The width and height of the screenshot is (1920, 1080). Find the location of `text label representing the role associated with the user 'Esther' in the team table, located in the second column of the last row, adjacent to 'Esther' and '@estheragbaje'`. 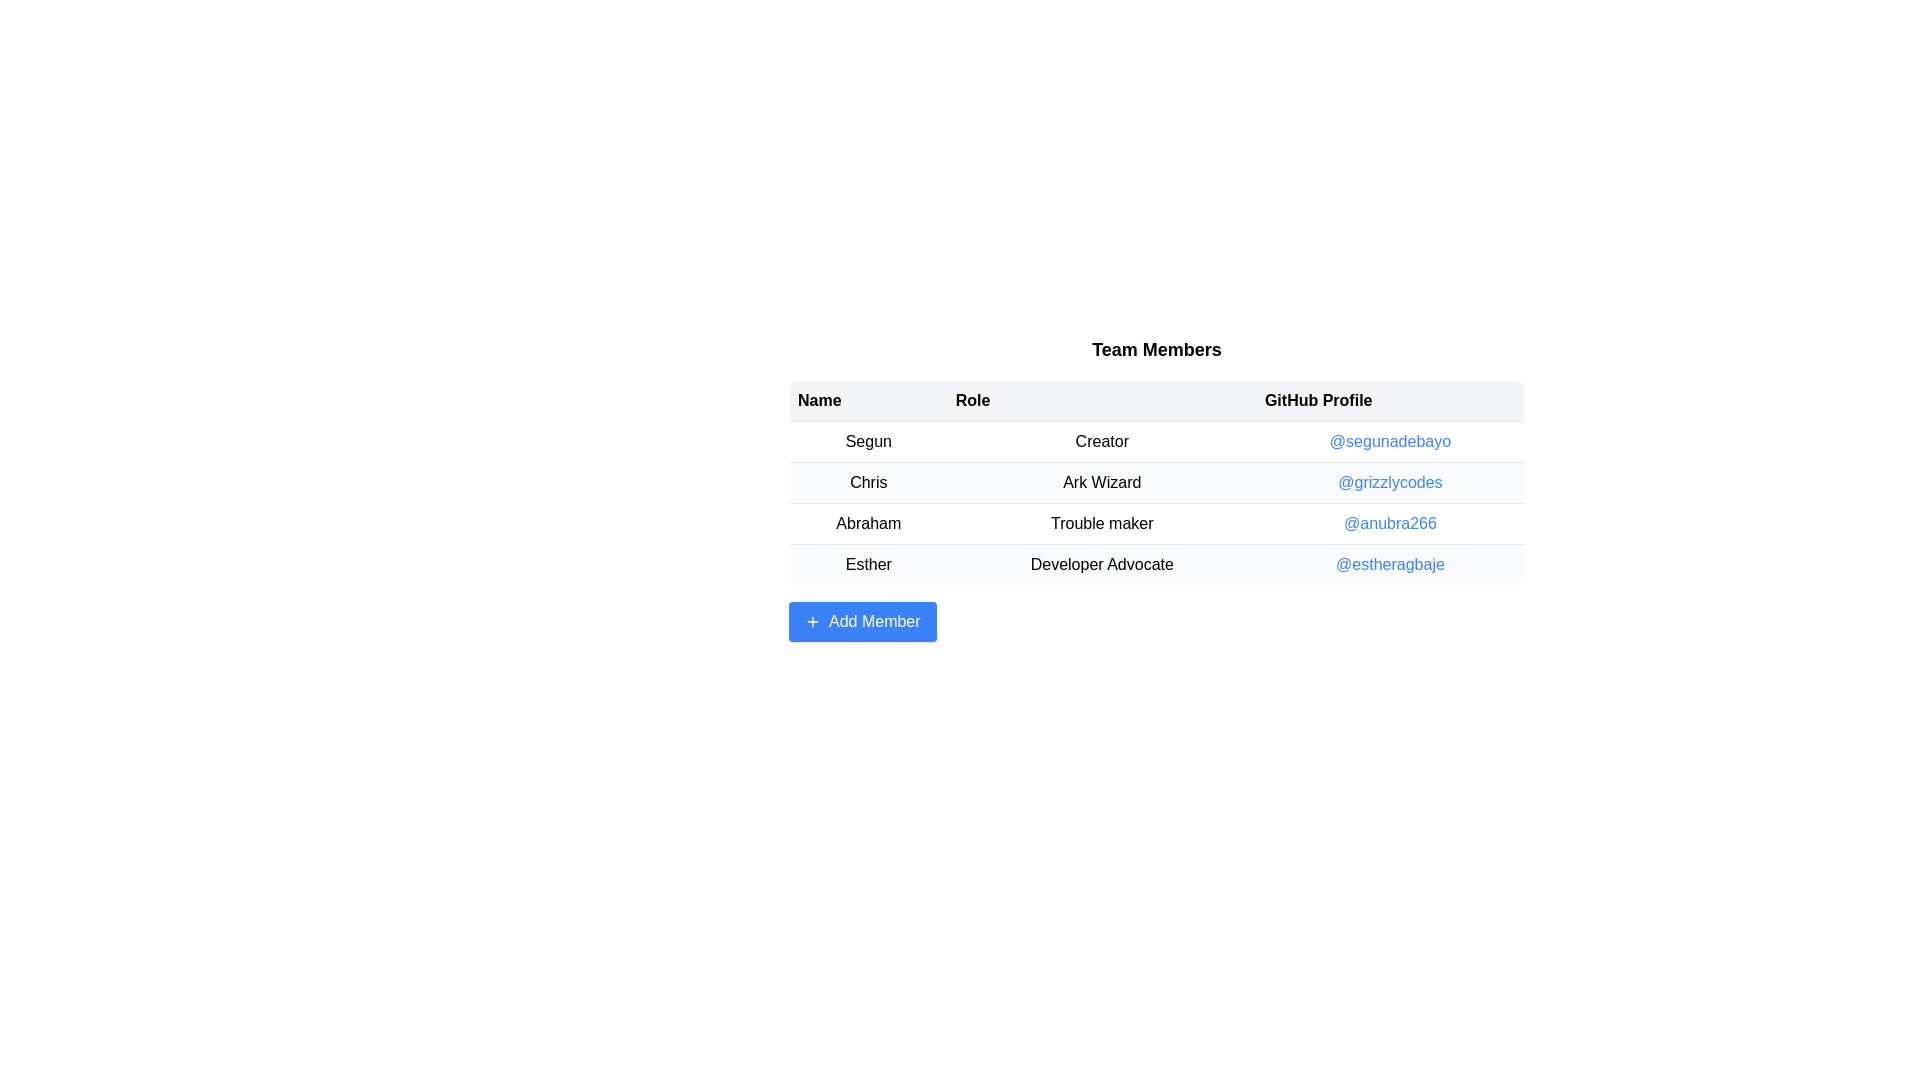

text label representing the role associated with the user 'Esther' in the team table, located in the second column of the last row, adjacent to 'Esther' and '@estheragbaje' is located at coordinates (1101, 564).